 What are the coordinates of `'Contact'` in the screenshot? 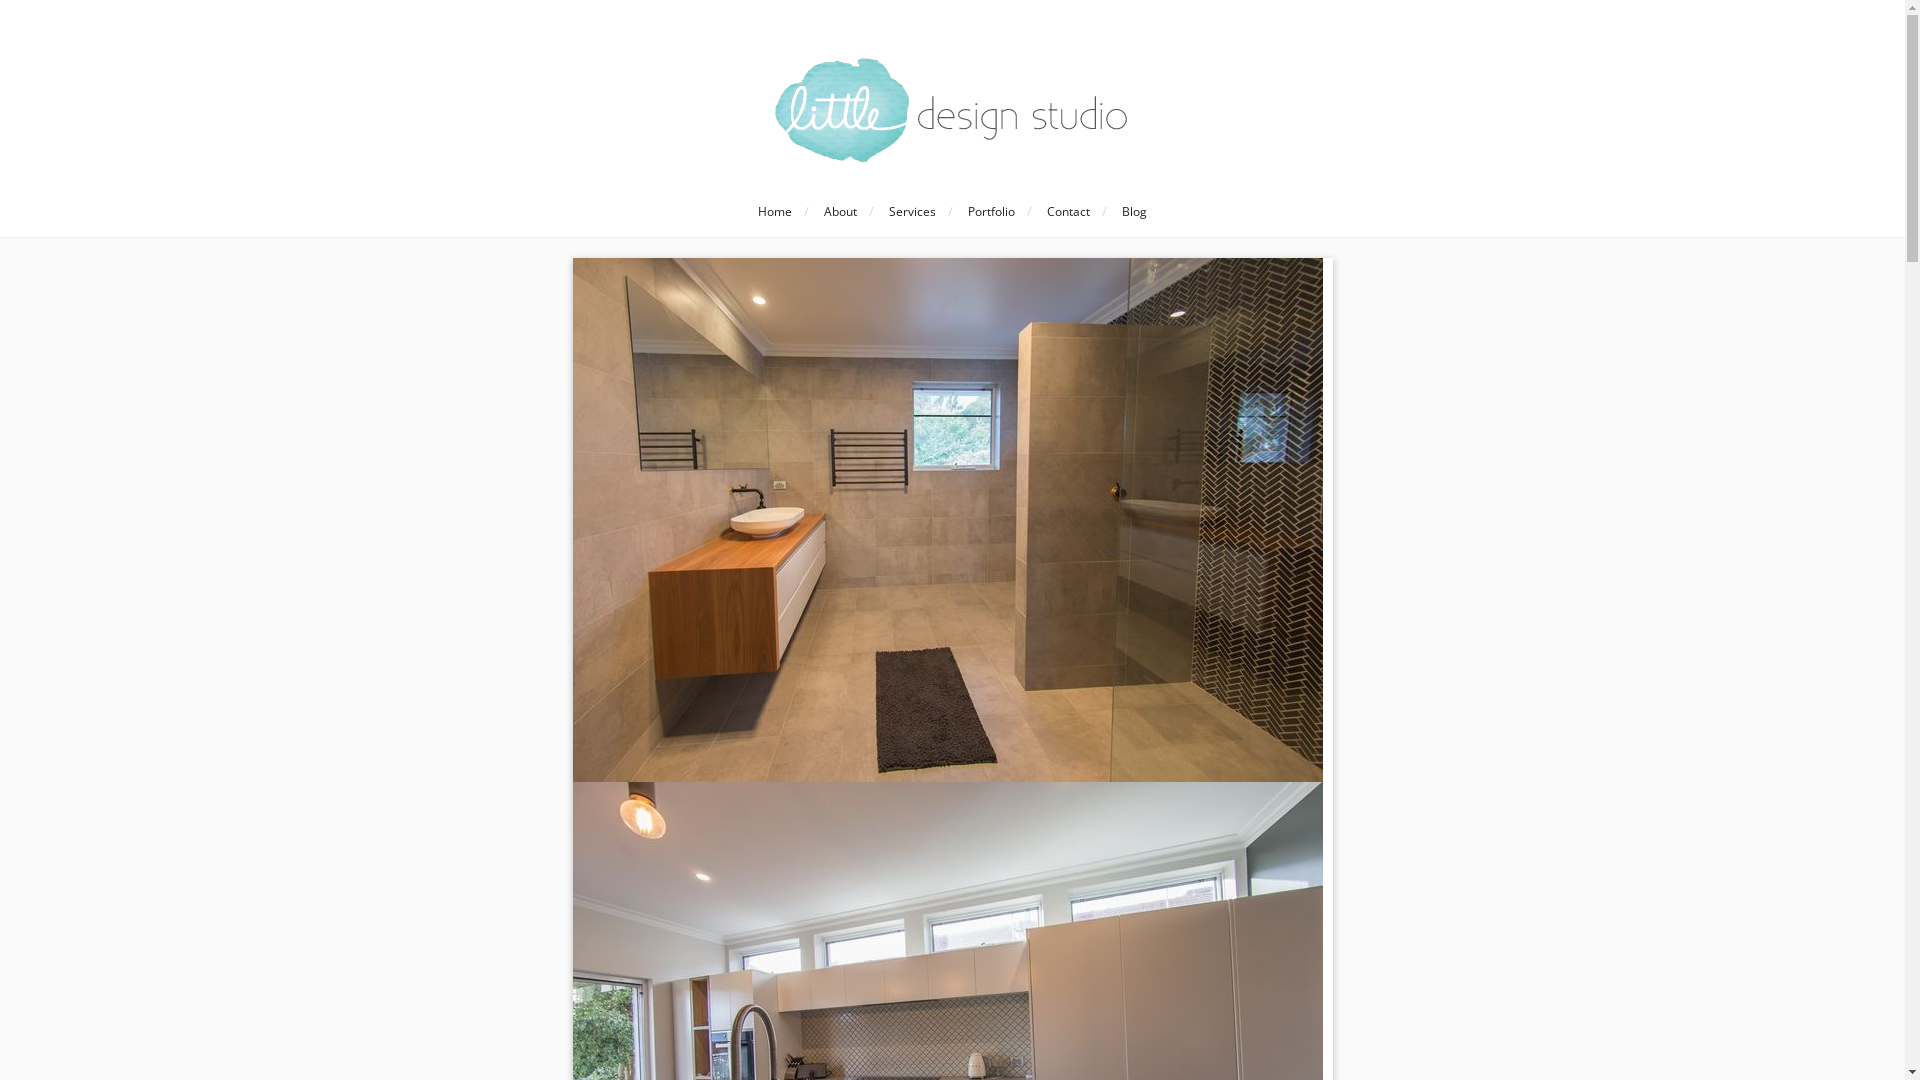 It's located at (1067, 212).